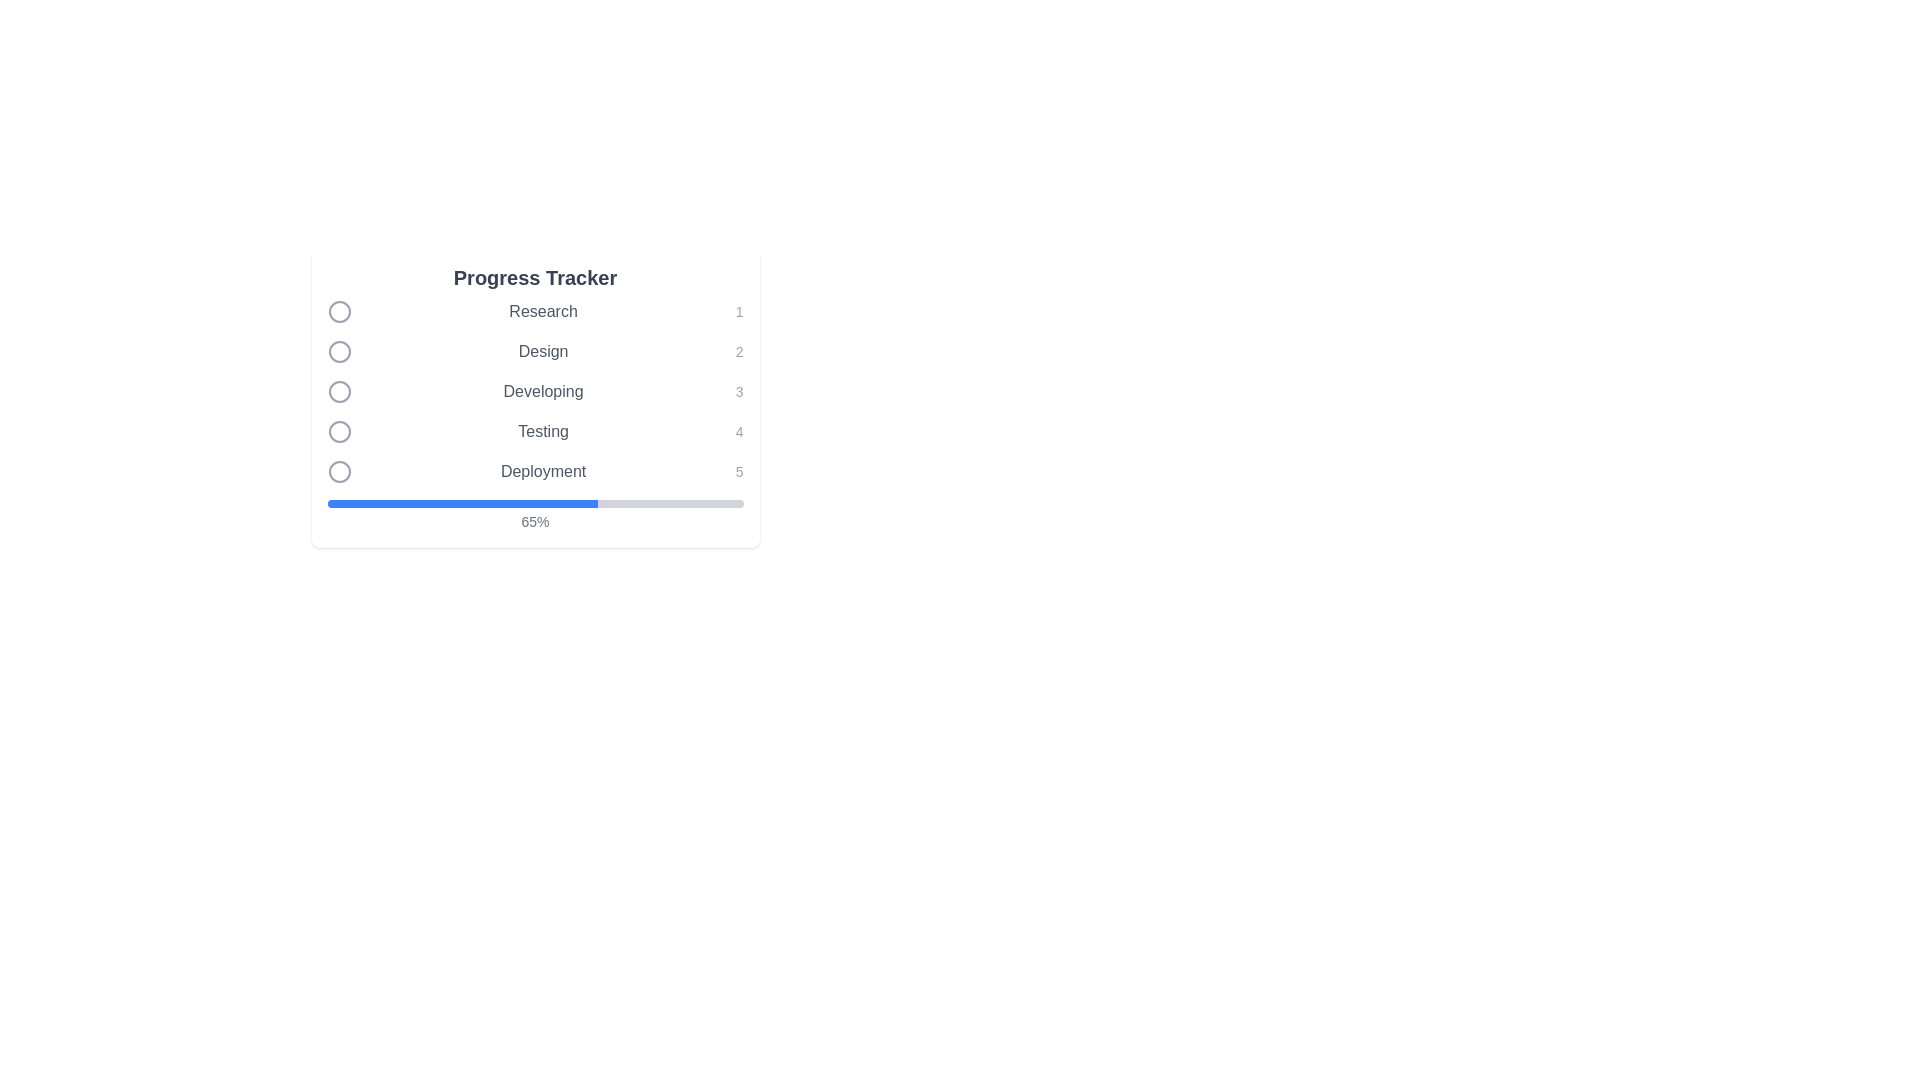 The width and height of the screenshot is (1920, 1080). I want to click on the circular graphical indicator styled like a radio button, which is the second element in a vertical list aligned with the text label 'Design', so click(339, 350).